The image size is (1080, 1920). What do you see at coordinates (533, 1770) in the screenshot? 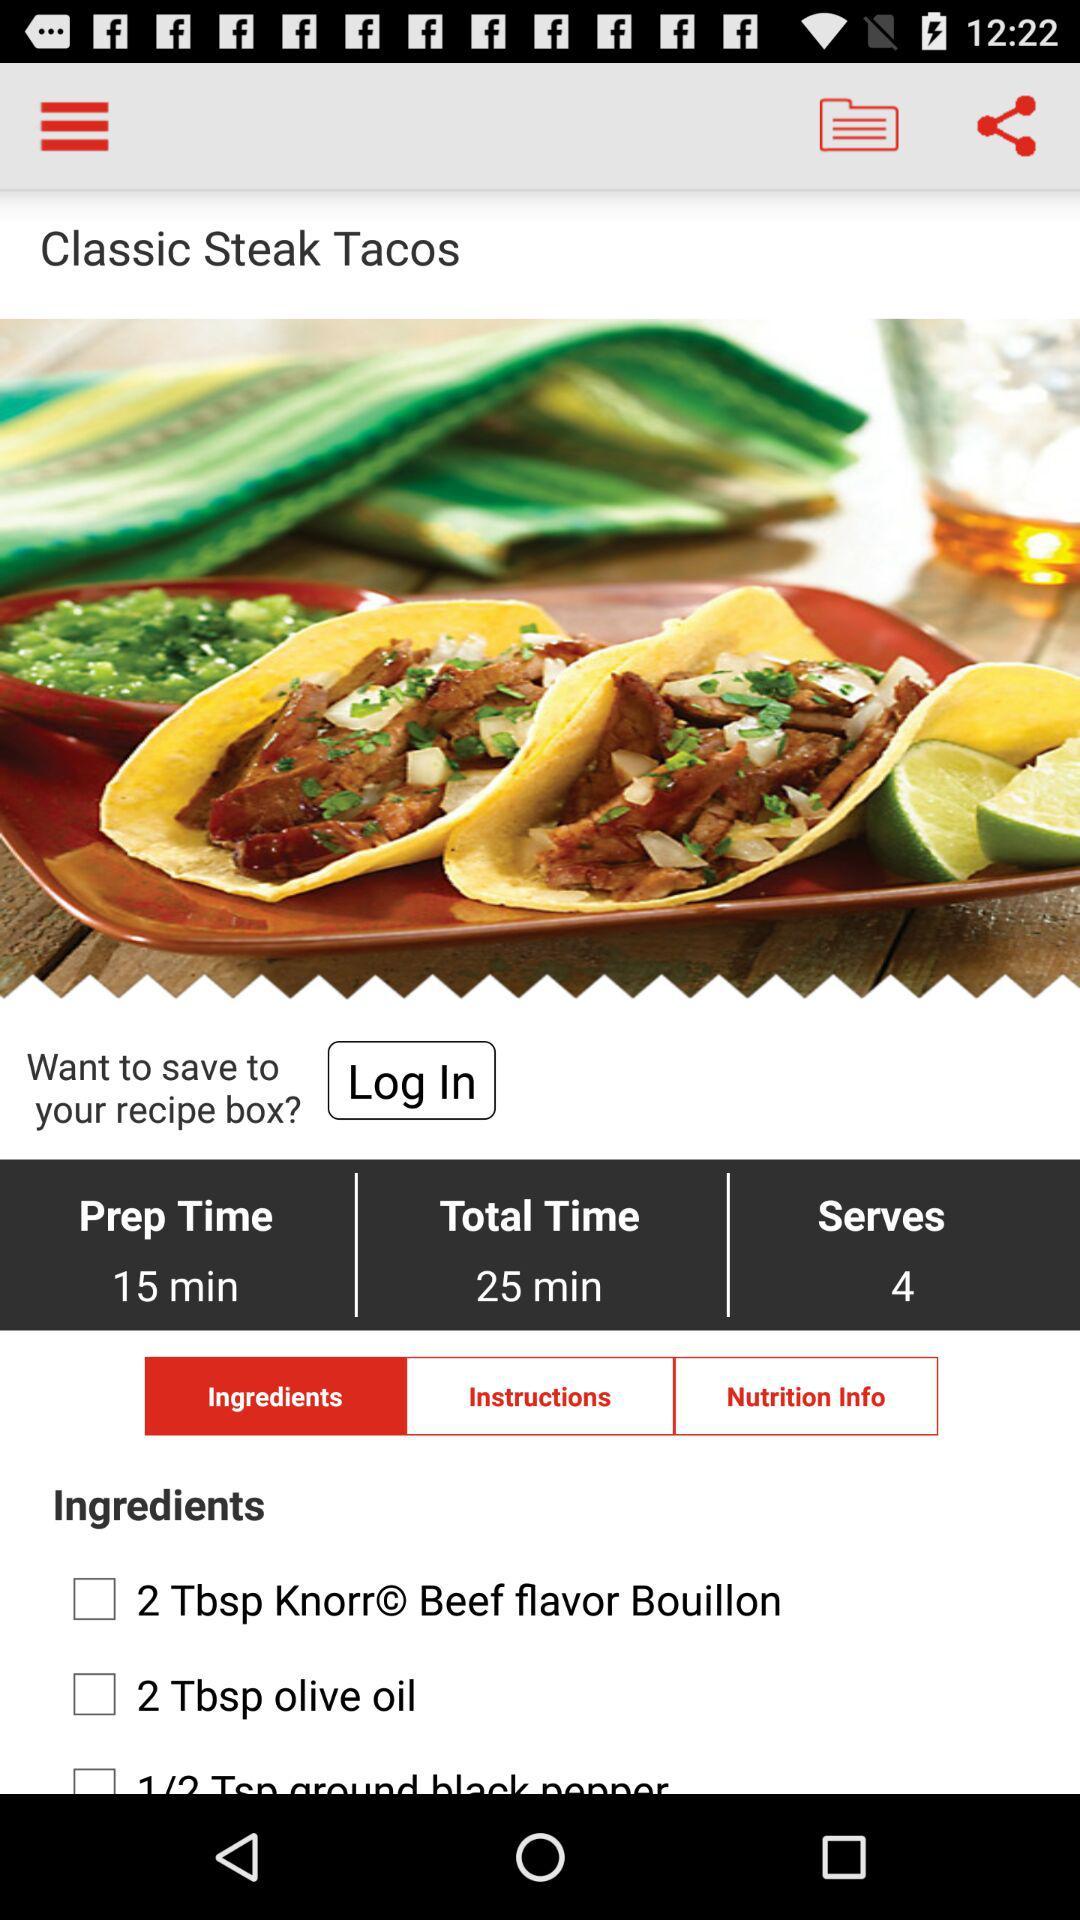
I see `icon below the 2 tbsp olive` at bounding box center [533, 1770].